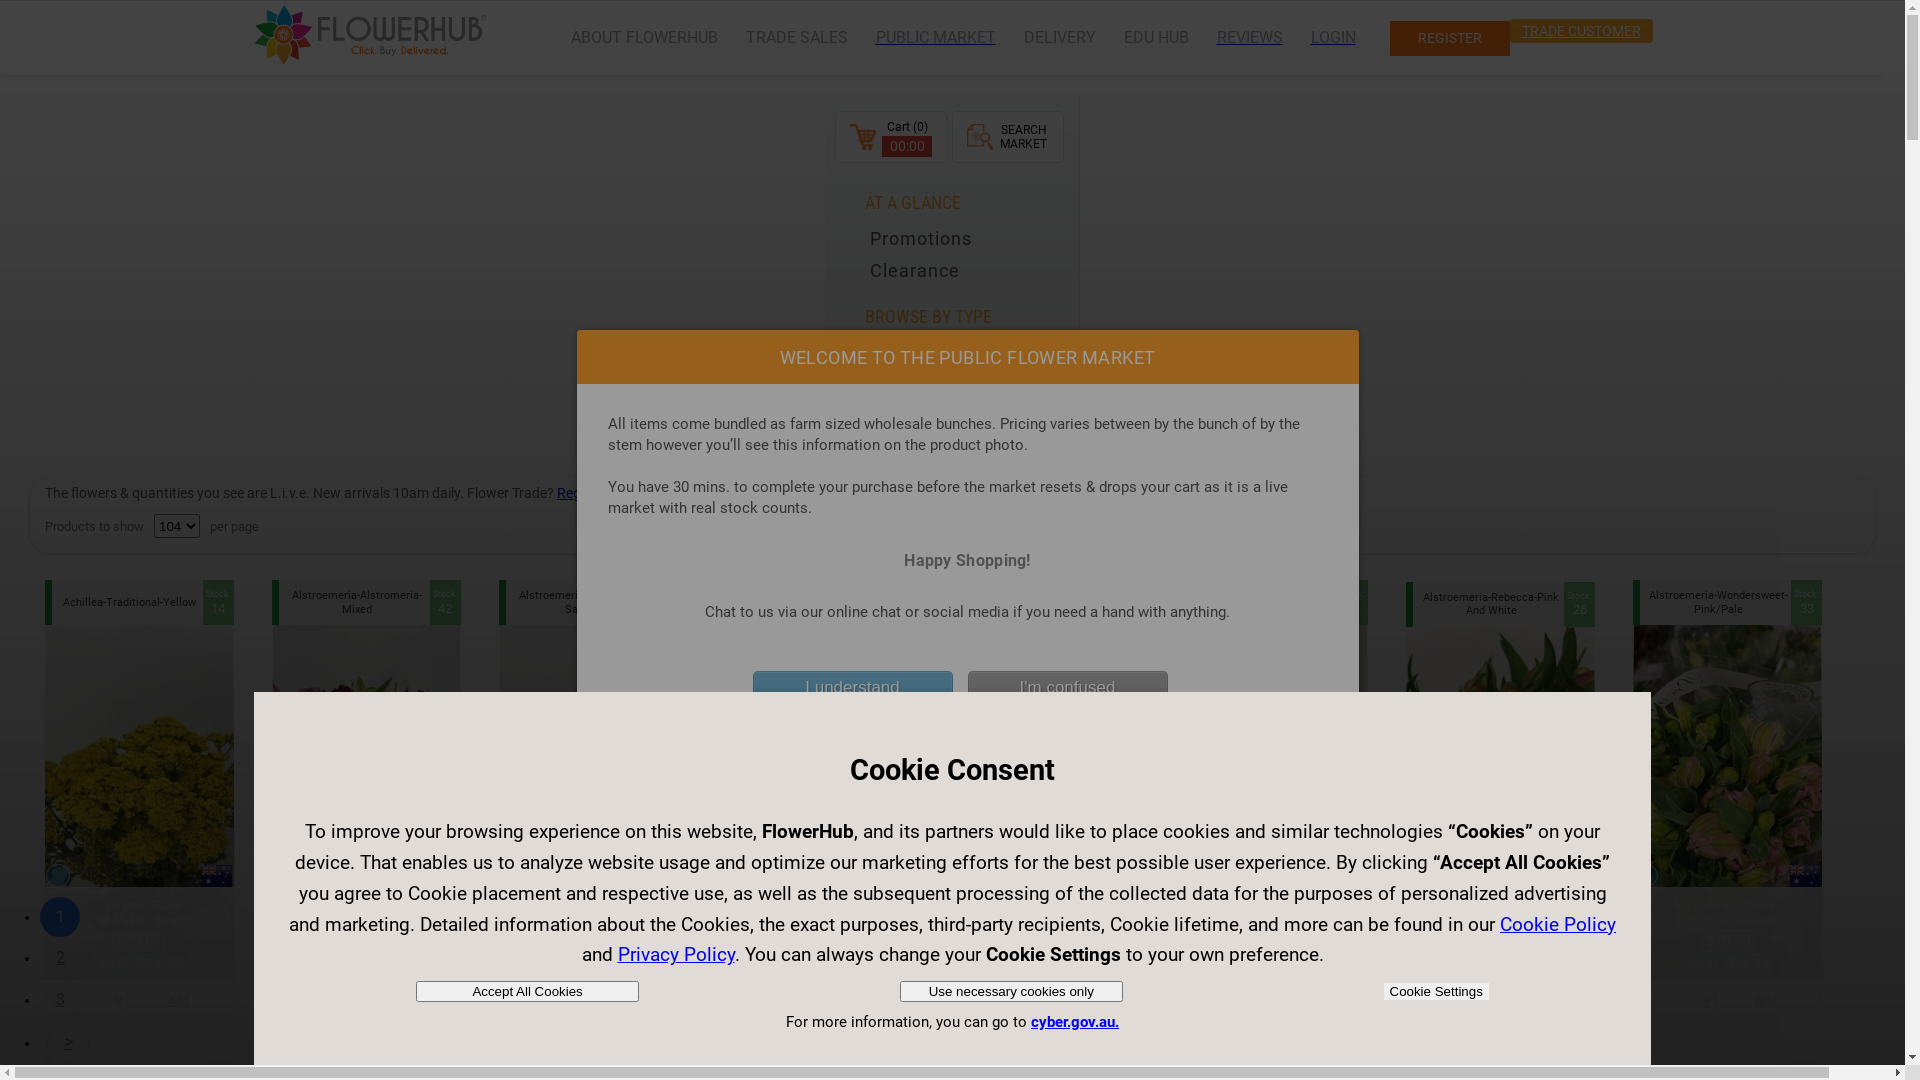  Describe the element at coordinates (1580, 30) in the screenshot. I see `'TRADE CUSTOMER'` at that location.